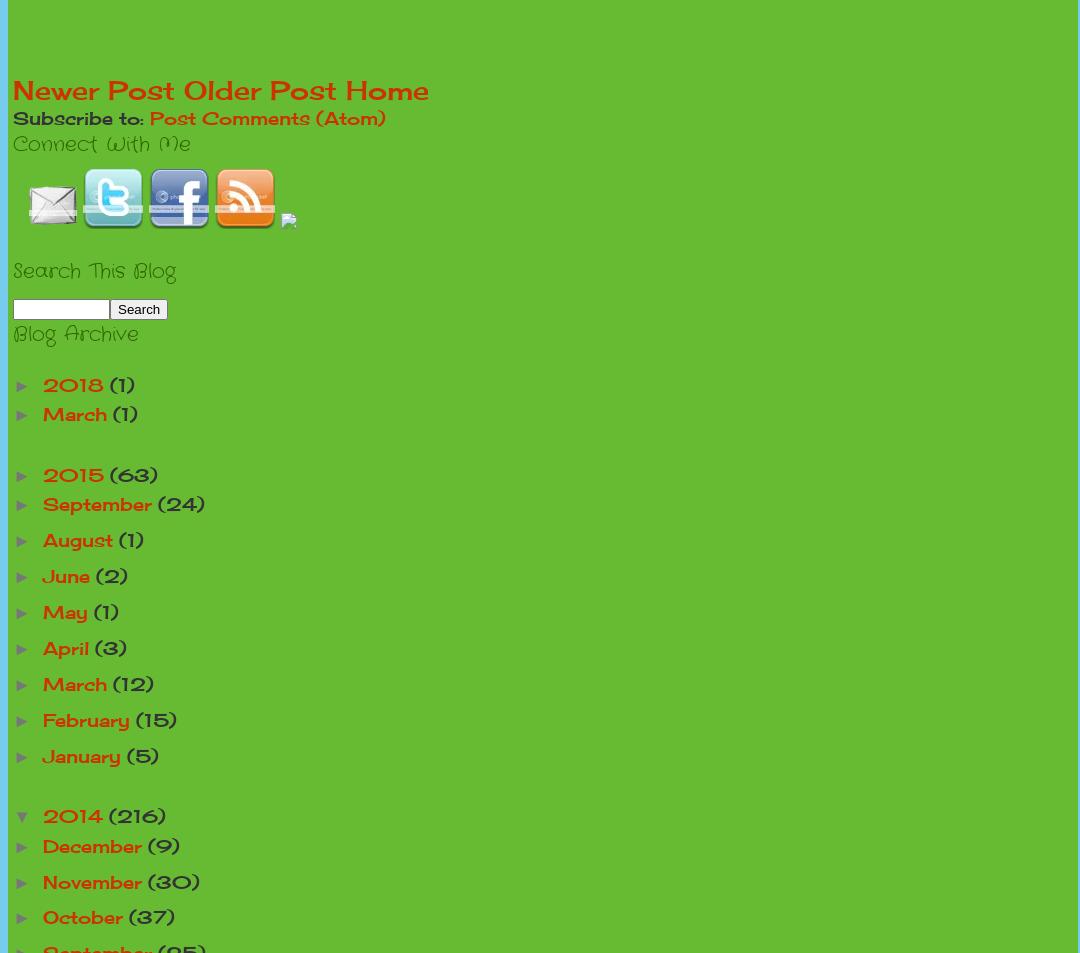 This screenshot has width=1080, height=953. I want to click on '(15)', so click(155, 719).